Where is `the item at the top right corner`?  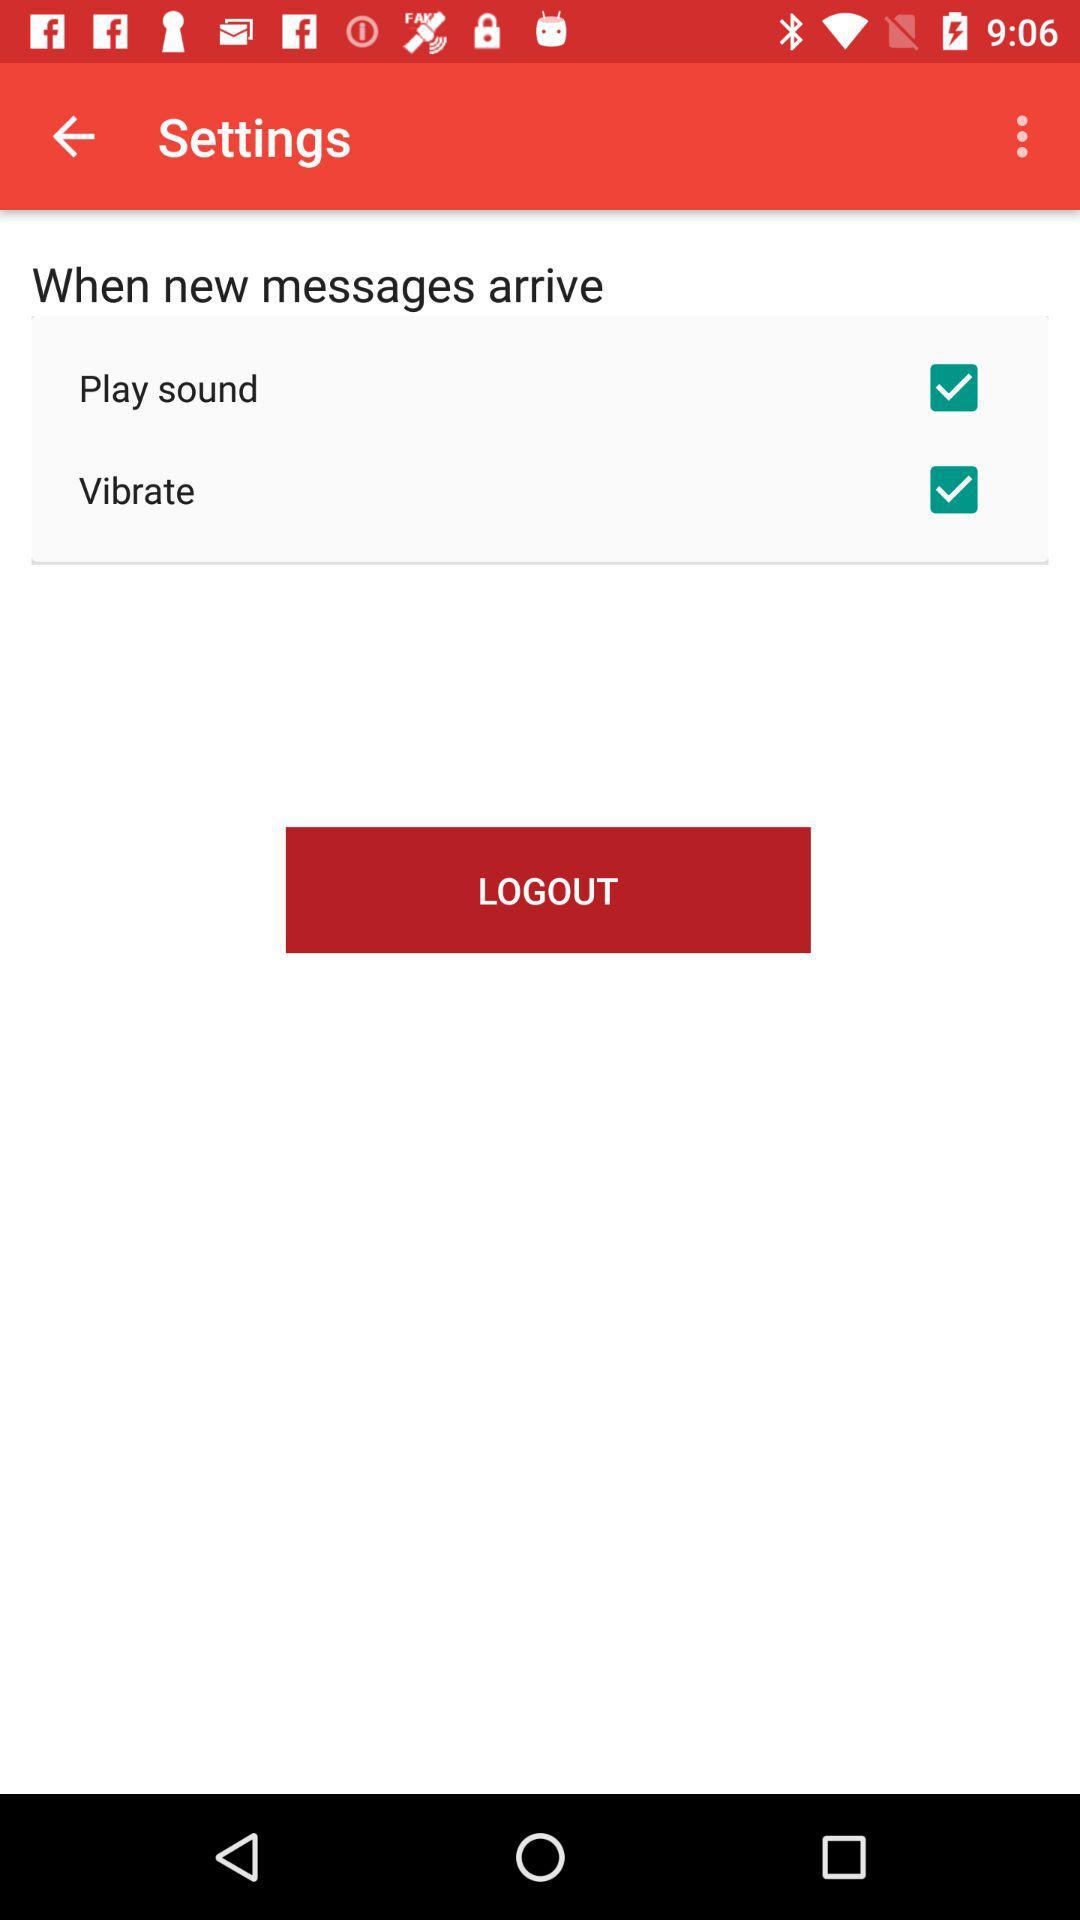
the item at the top right corner is located at coordinates (1027, 135).